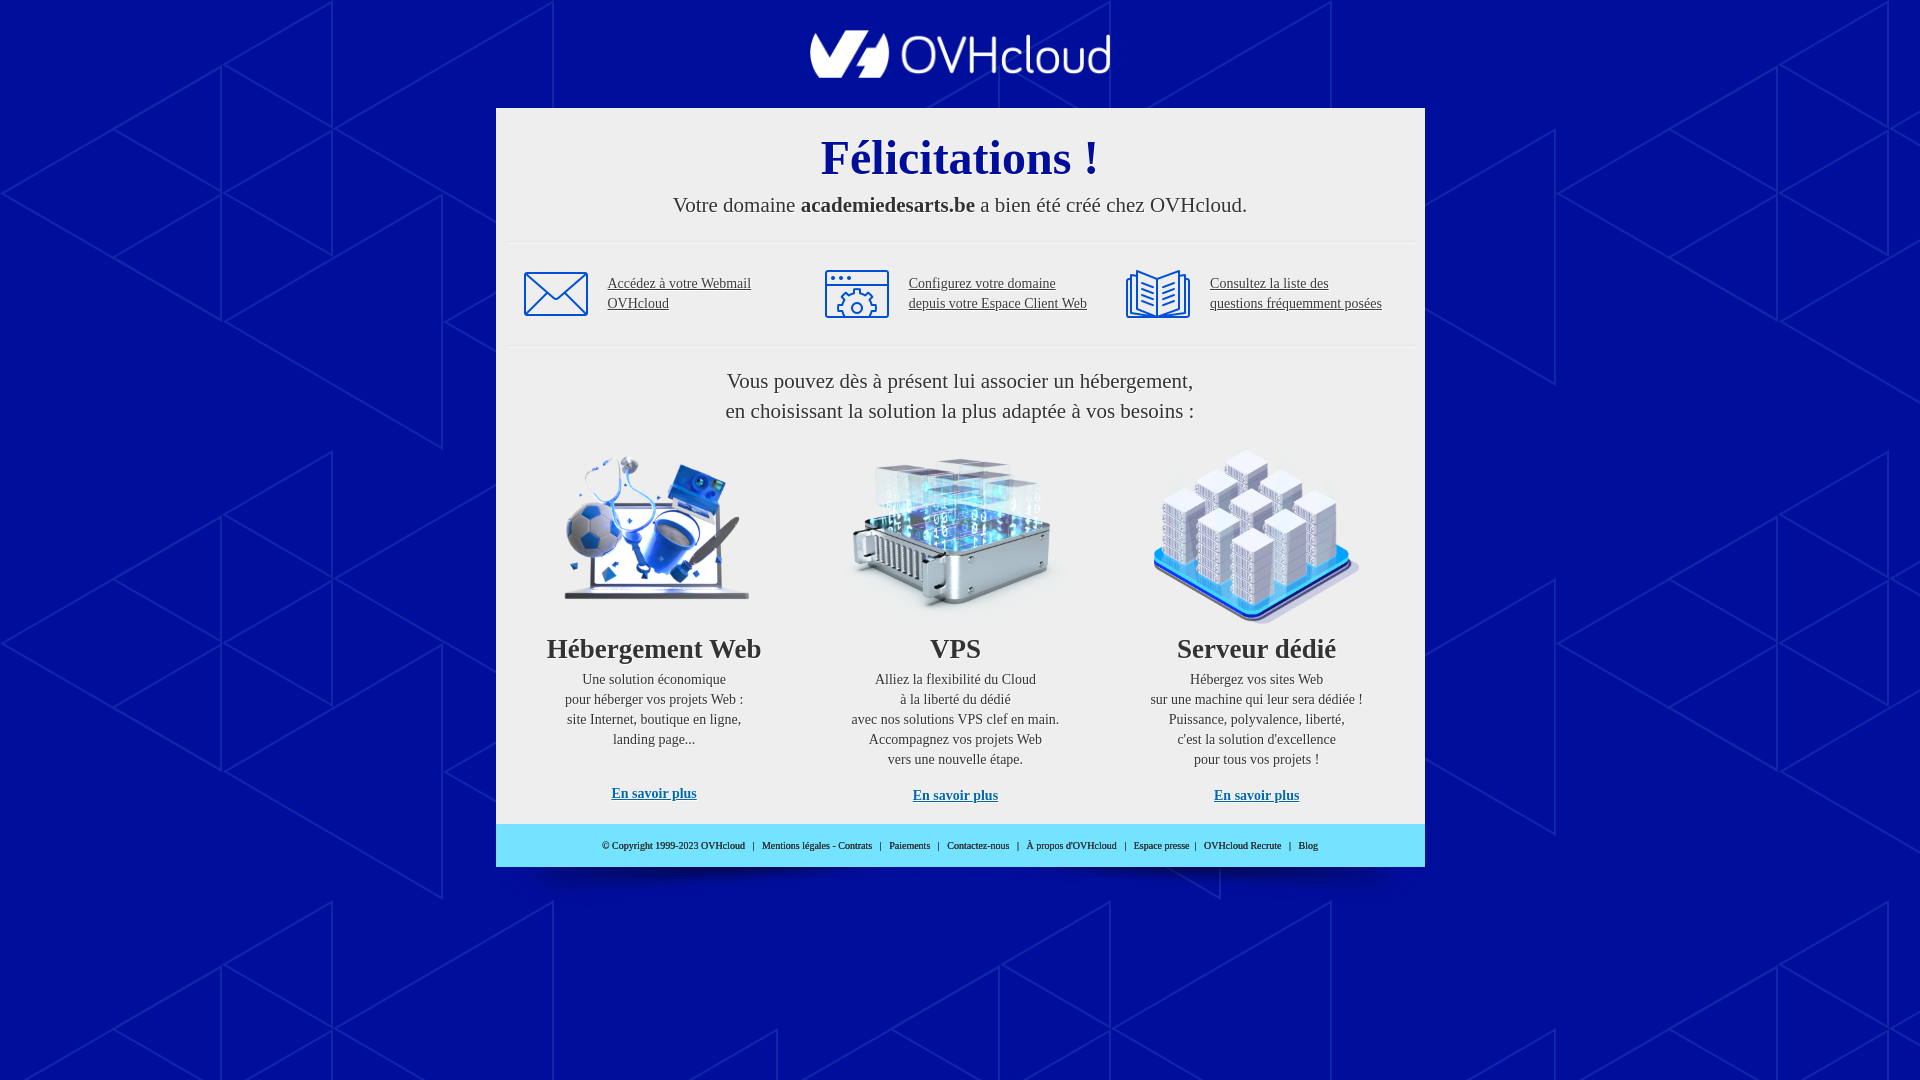 This screenshot has width=1920, height=1080. What do you see at coordinates (1161, 845) in the screenshot?
I see `'Espace presse'` at bounding box center [1161, 845].